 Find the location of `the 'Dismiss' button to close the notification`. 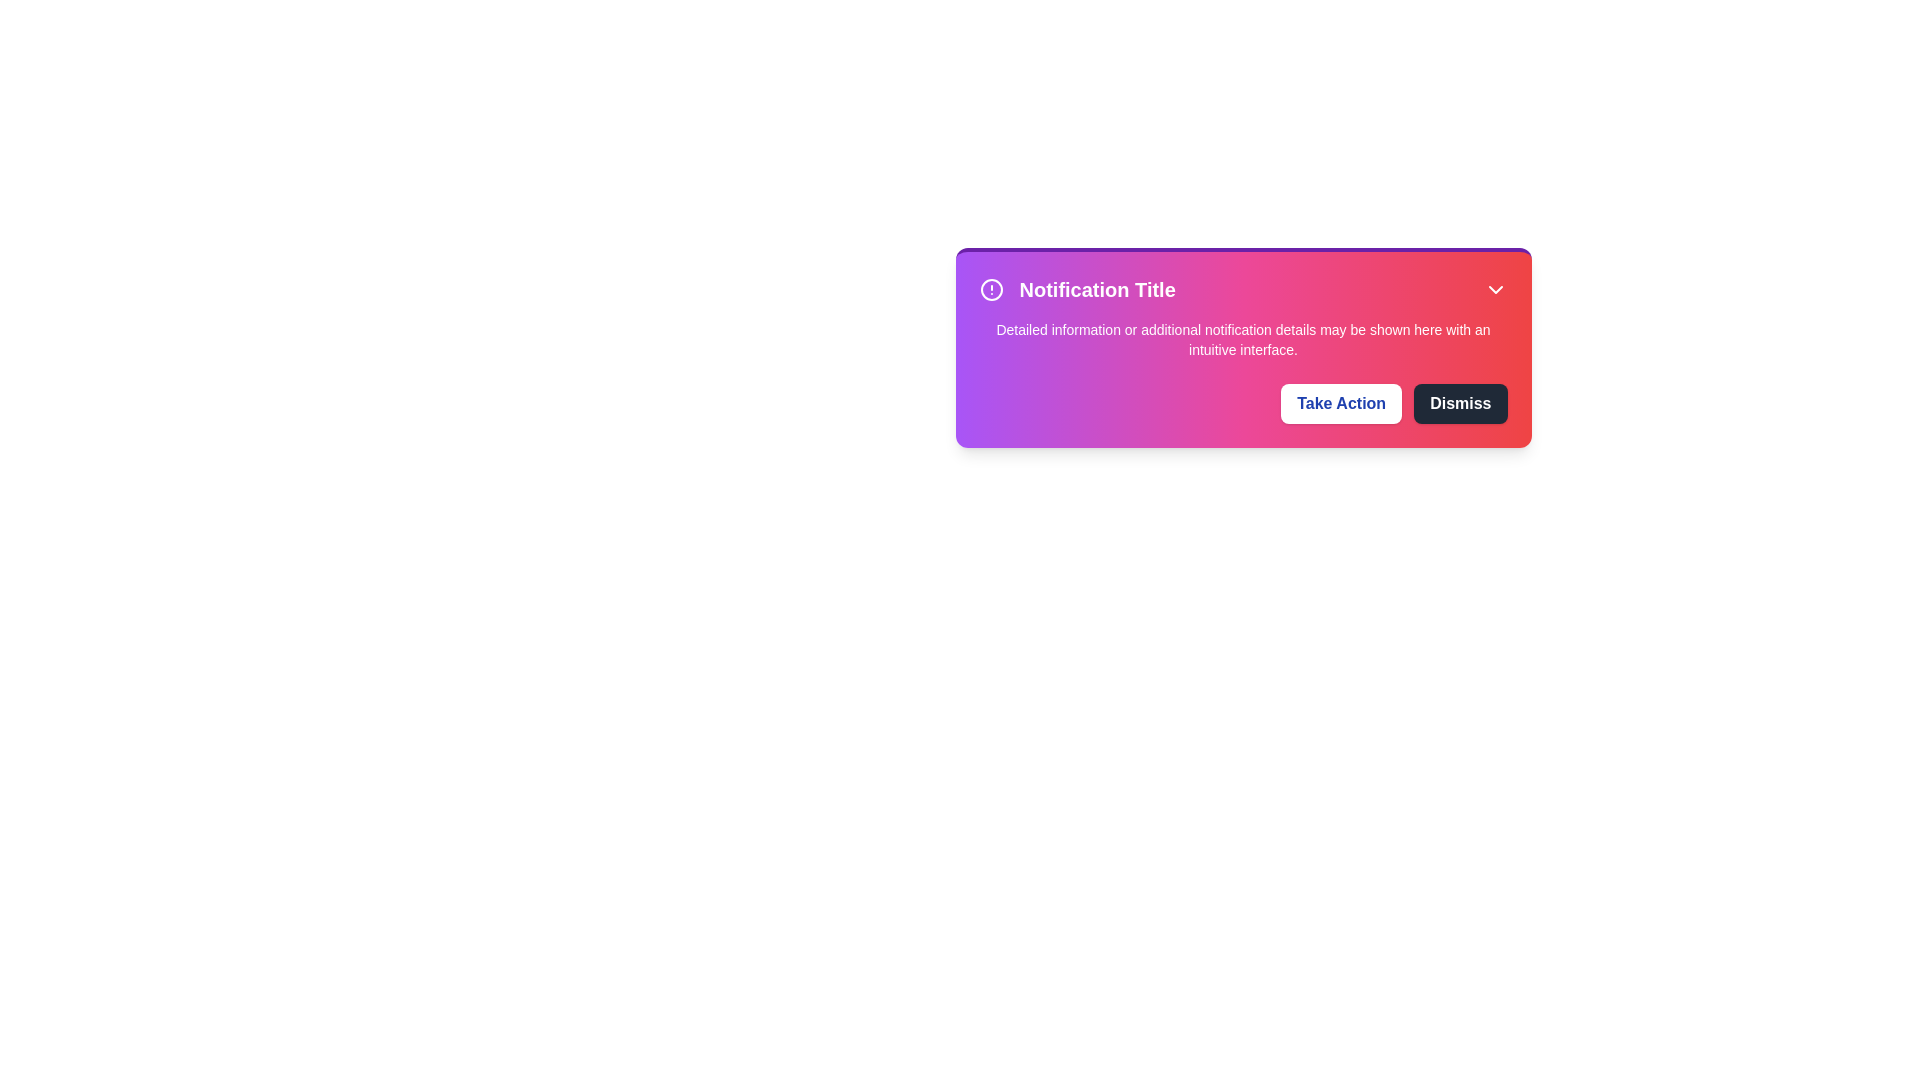

the 'Dismiss' button to close the notification is located at coordinates (1460, 404).